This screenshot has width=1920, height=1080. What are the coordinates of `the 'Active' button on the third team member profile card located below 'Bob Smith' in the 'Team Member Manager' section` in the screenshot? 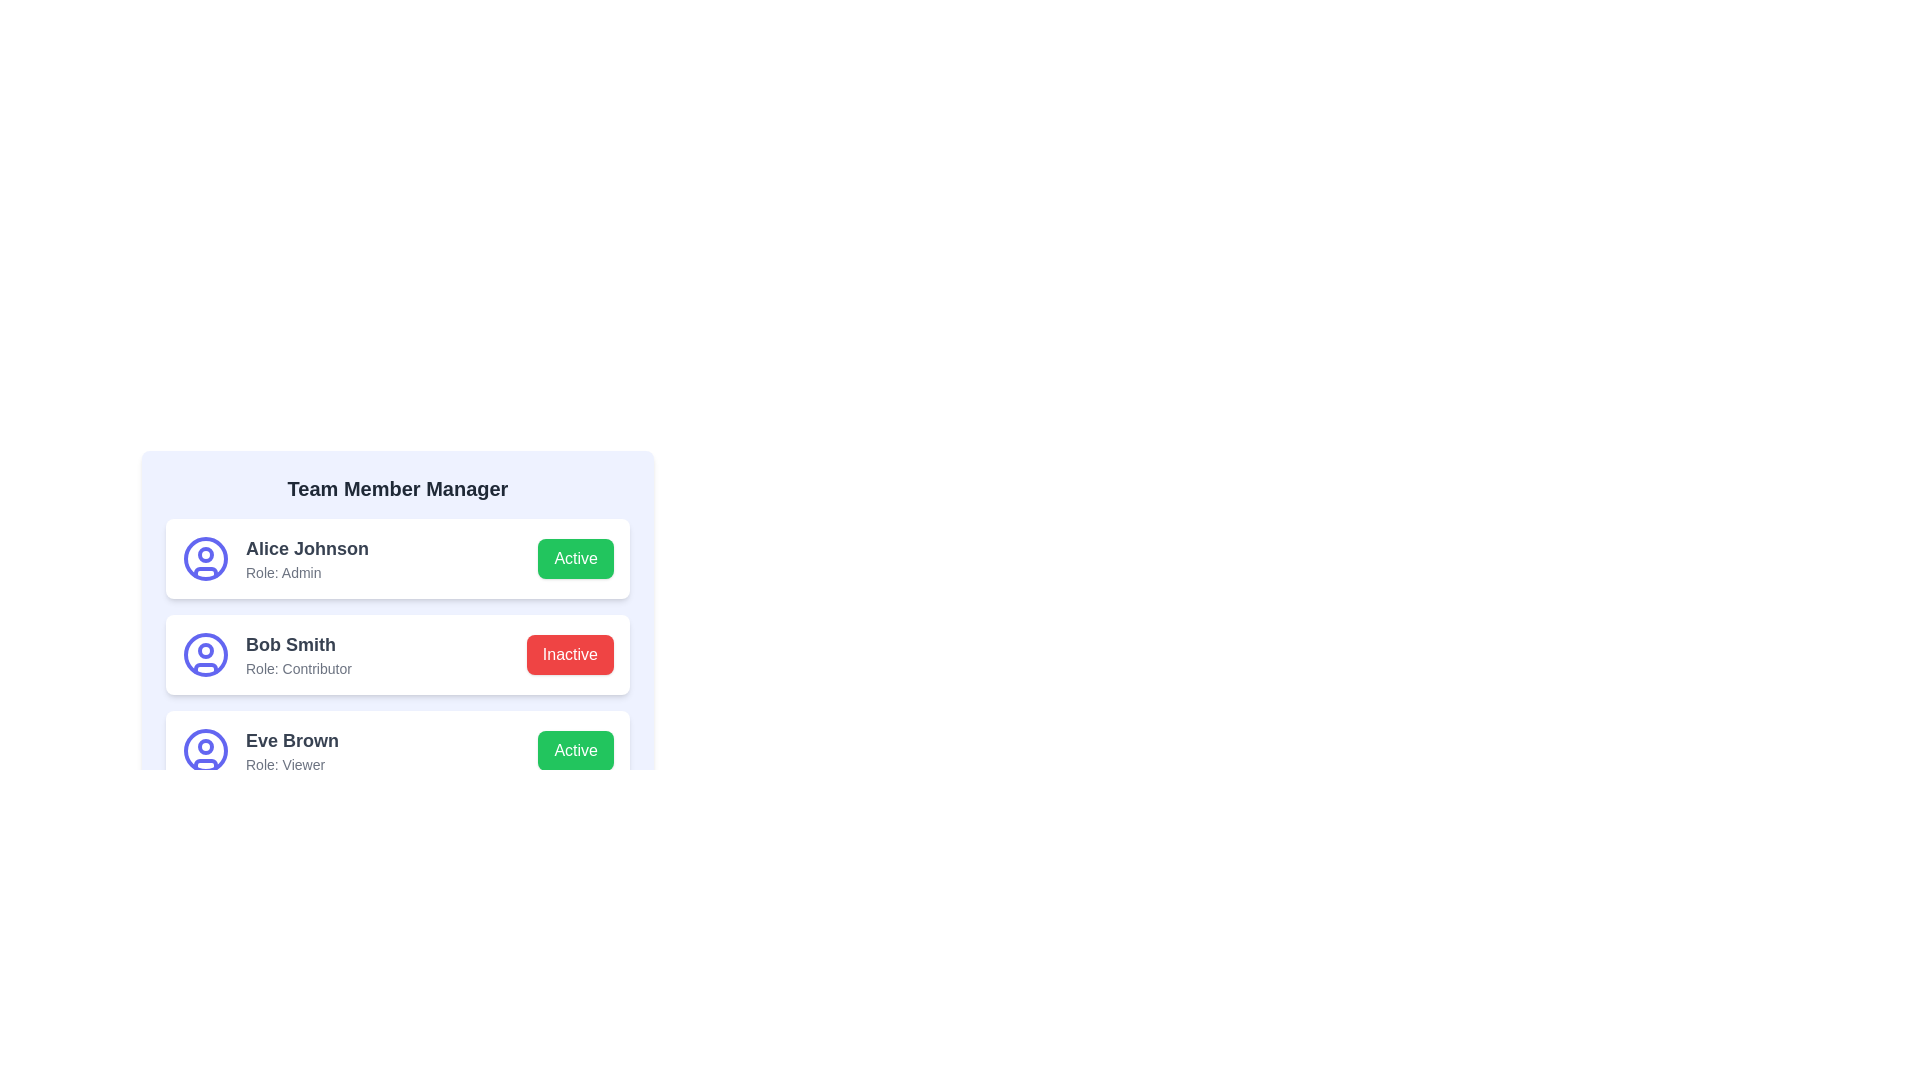 It's located at (398, 751).